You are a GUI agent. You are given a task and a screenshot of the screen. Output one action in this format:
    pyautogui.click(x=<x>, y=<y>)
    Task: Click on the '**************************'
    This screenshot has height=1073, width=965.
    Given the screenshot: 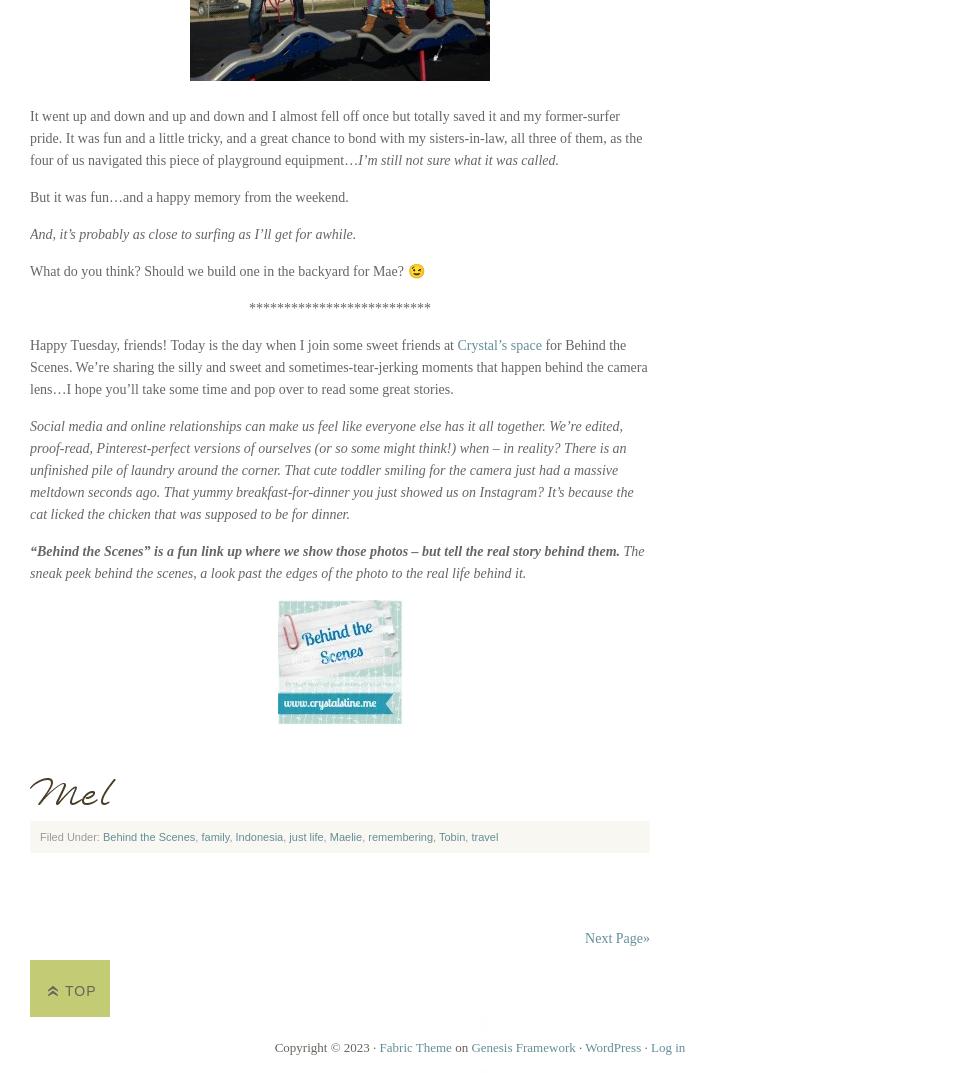 What is the action you would take?
    pyautogui.click(x=339, y=308)
    